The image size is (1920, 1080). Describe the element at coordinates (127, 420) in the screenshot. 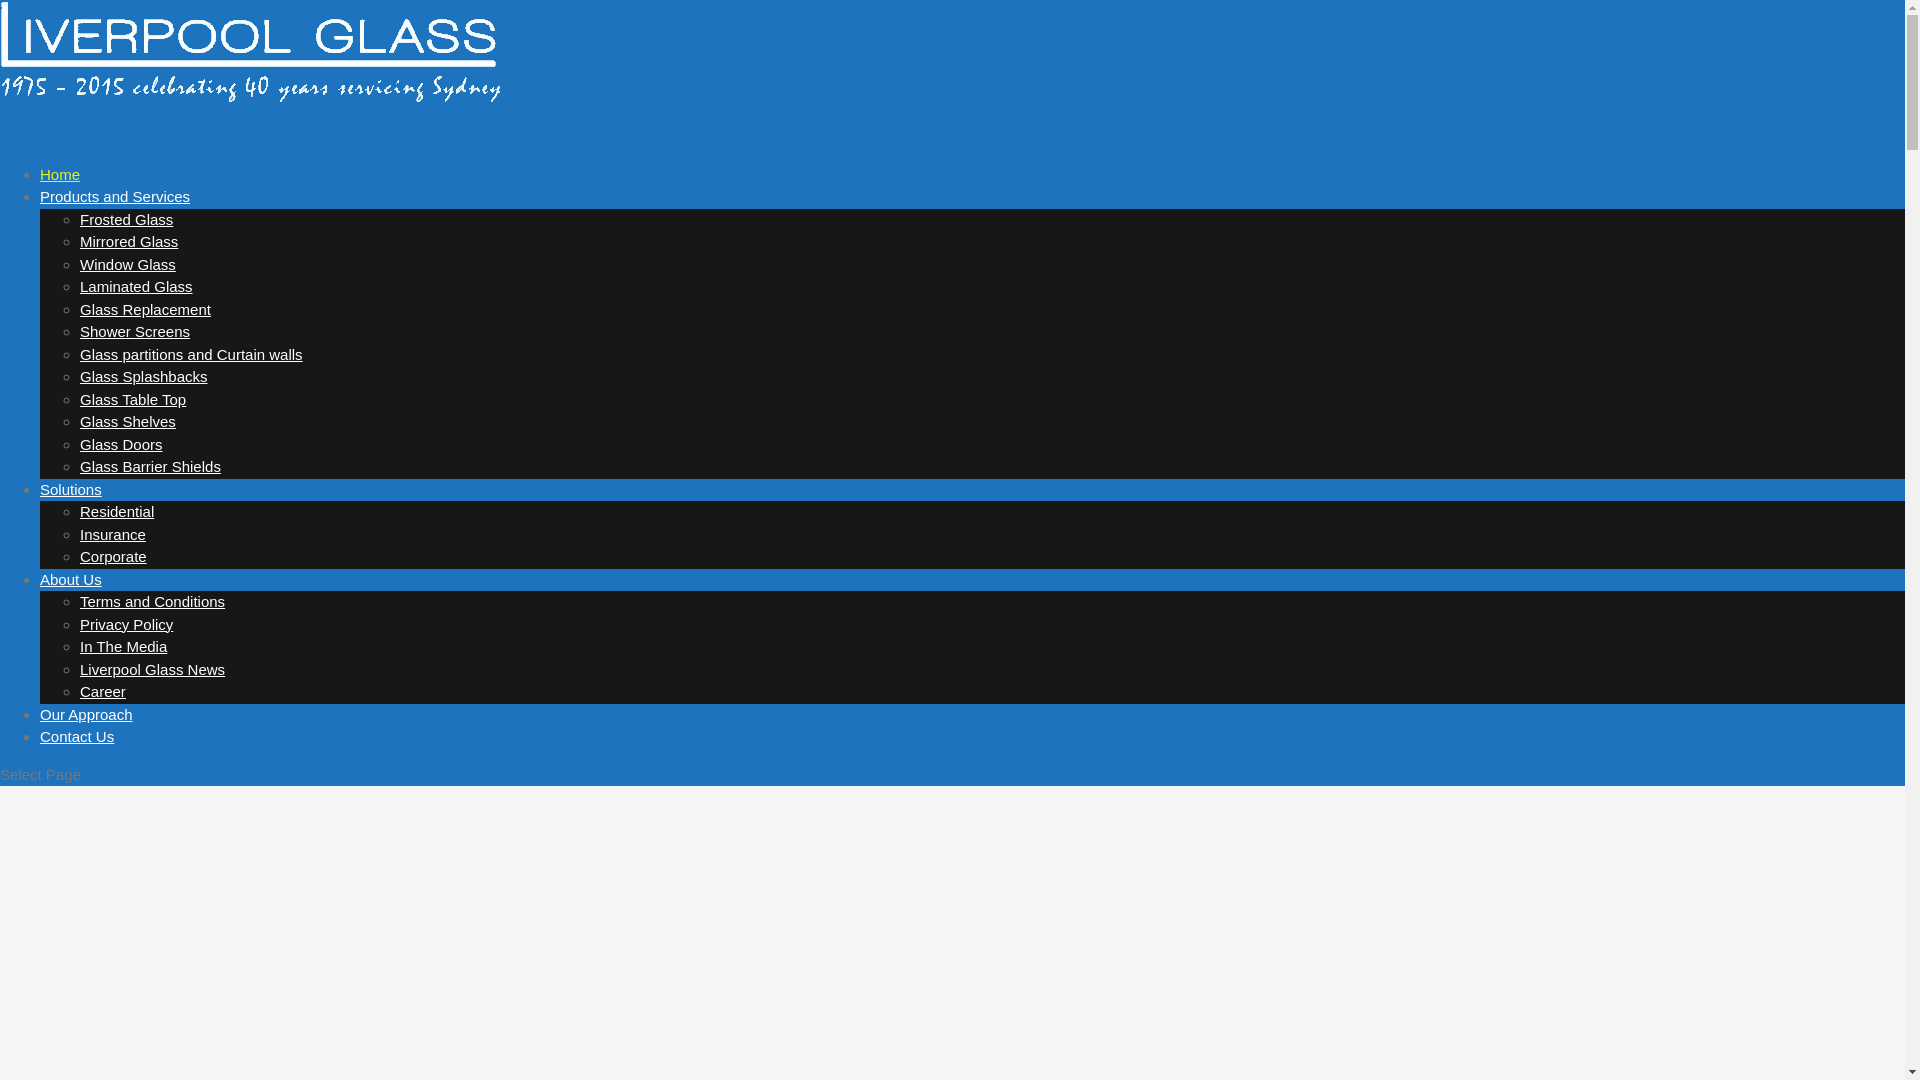

I see `'Glass Shelves'` at that location.